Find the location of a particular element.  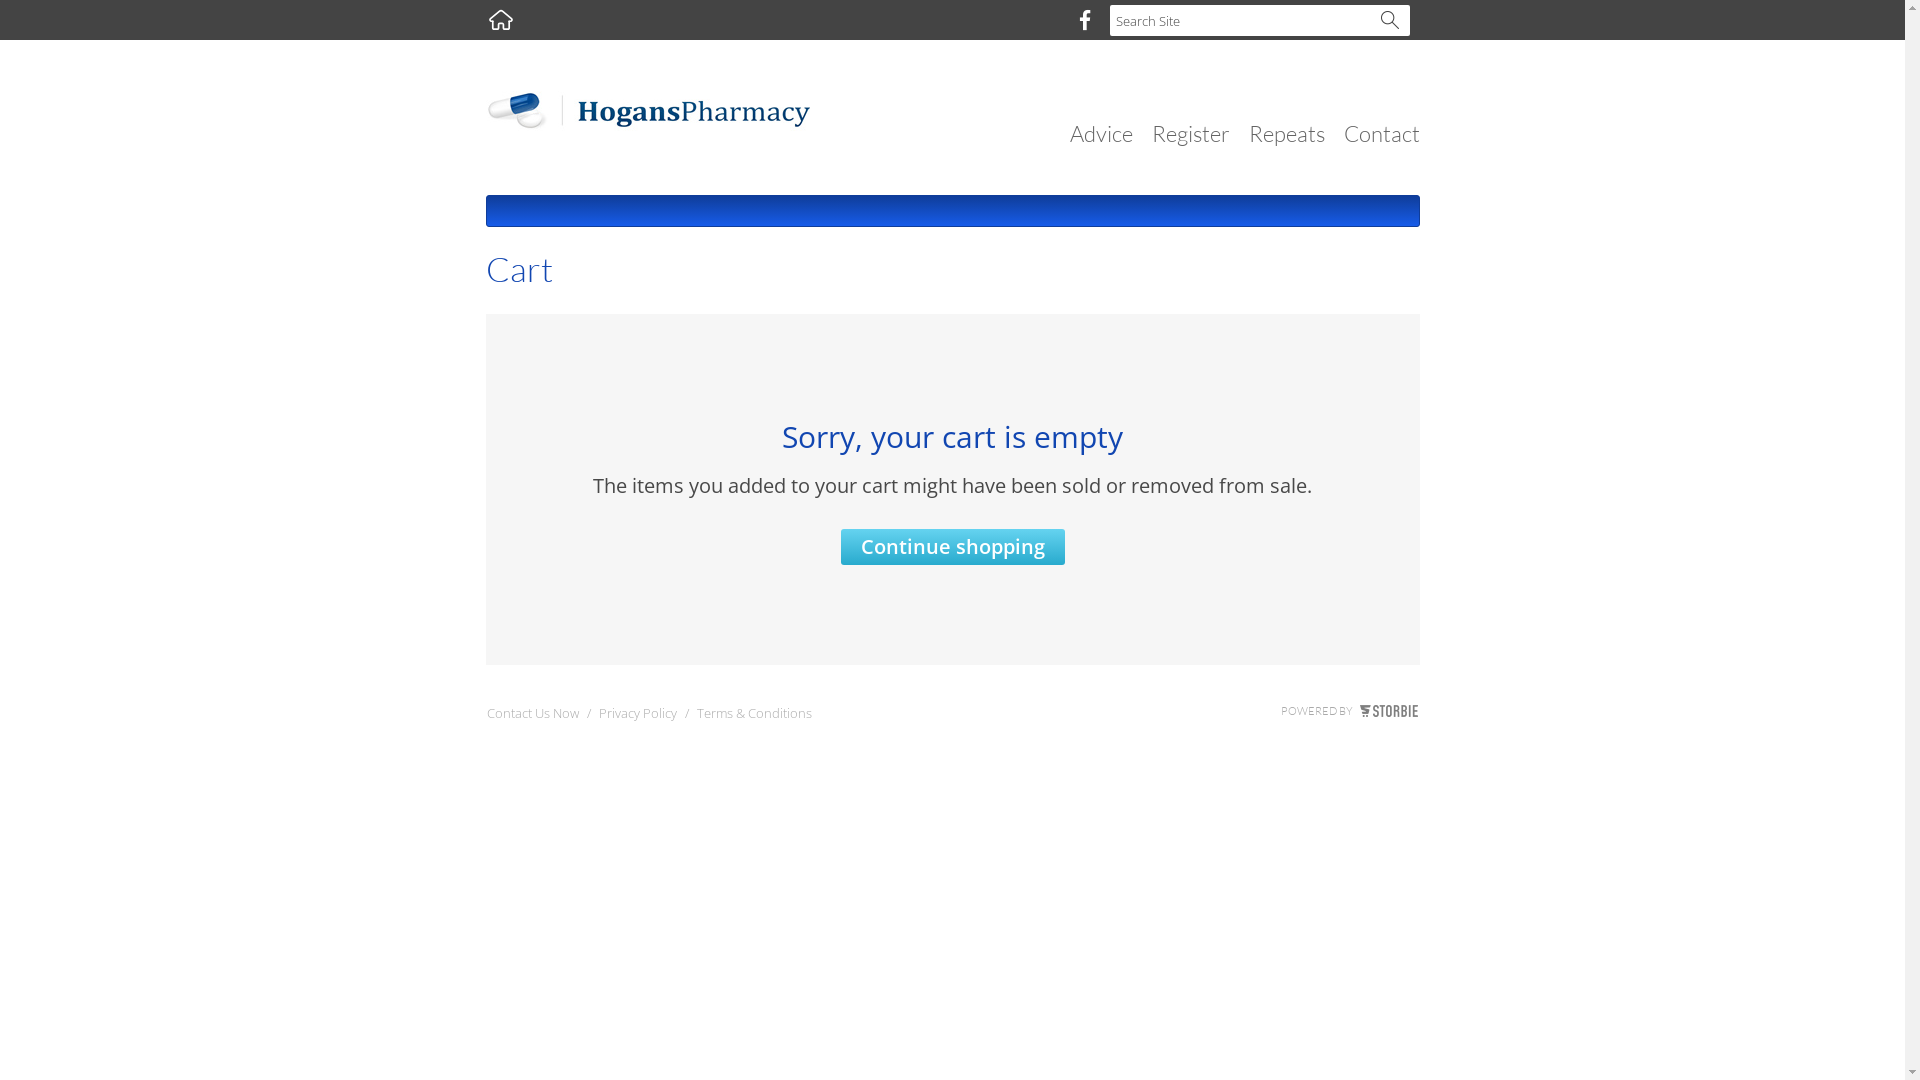

'POWERED BY' is located at coordinates (1348, 709).